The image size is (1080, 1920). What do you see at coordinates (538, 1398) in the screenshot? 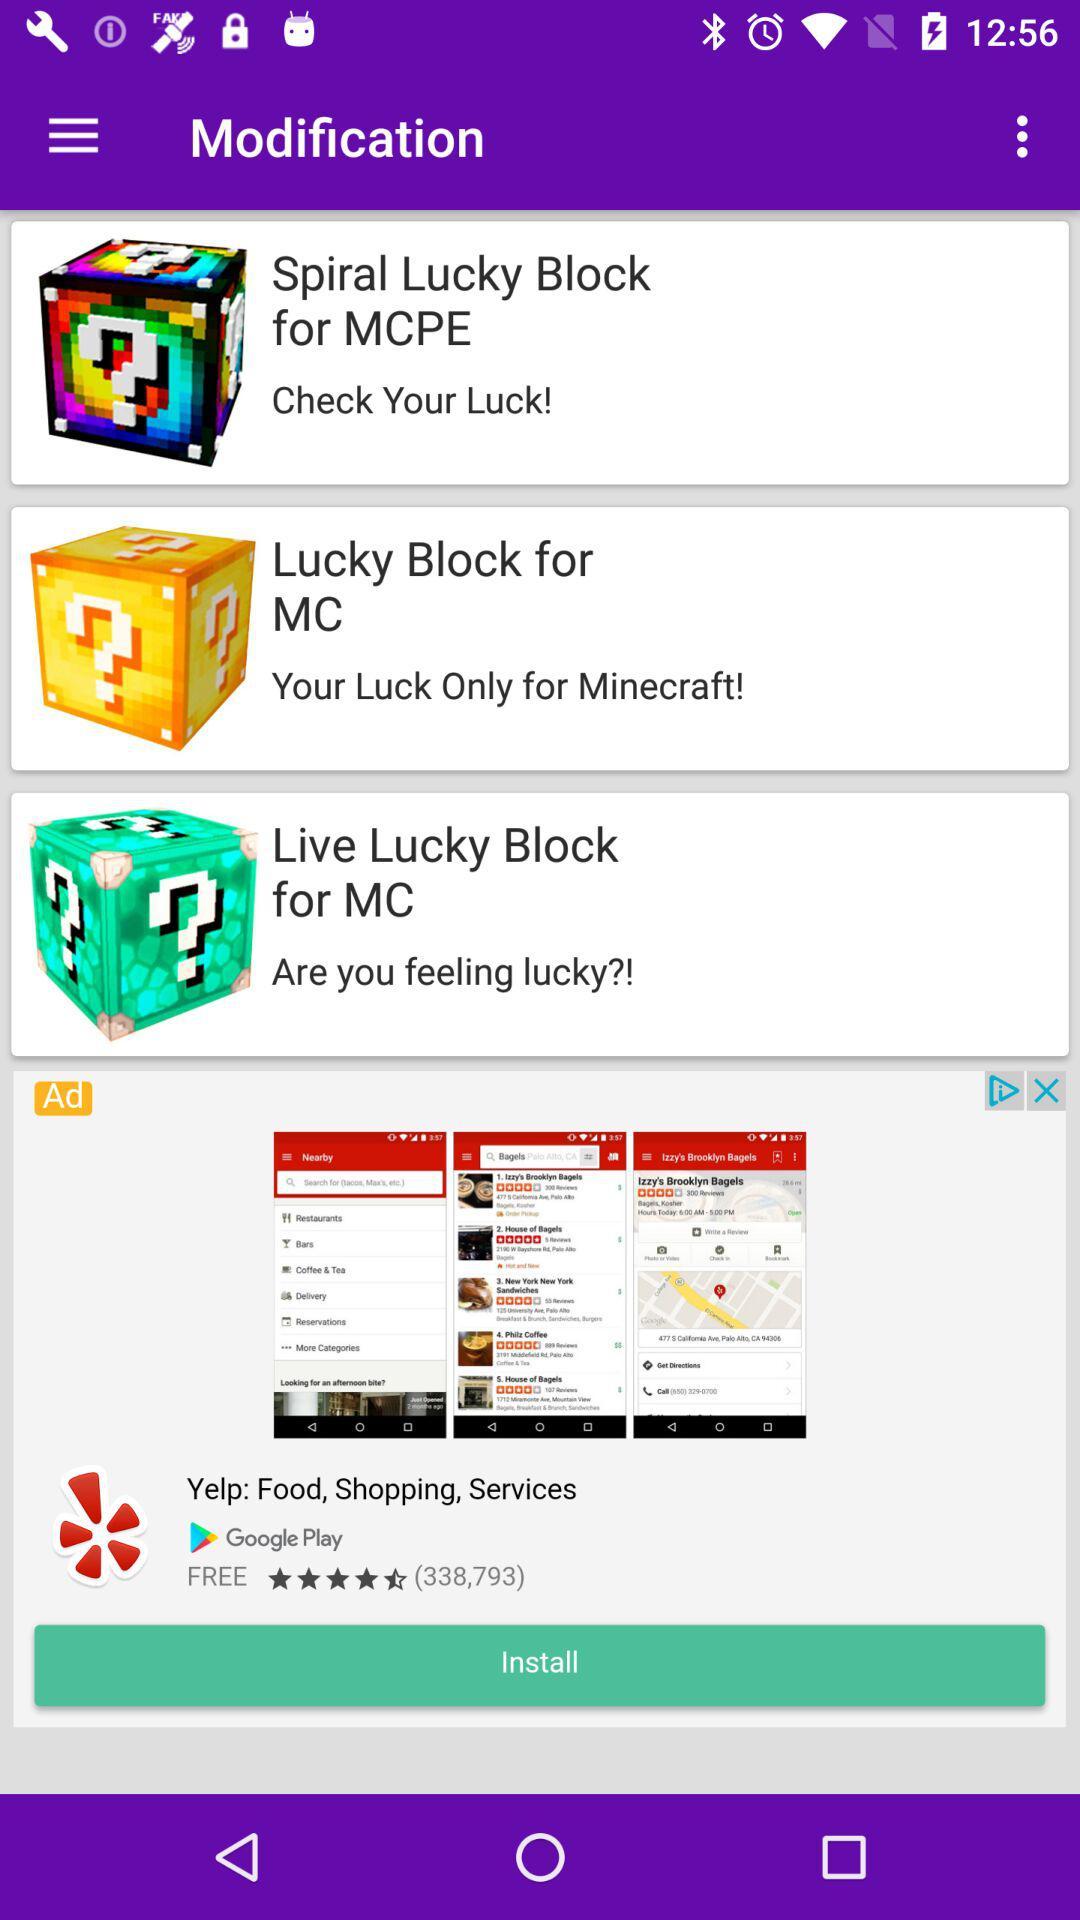
I see `open` at bounding box center [538, 1398].